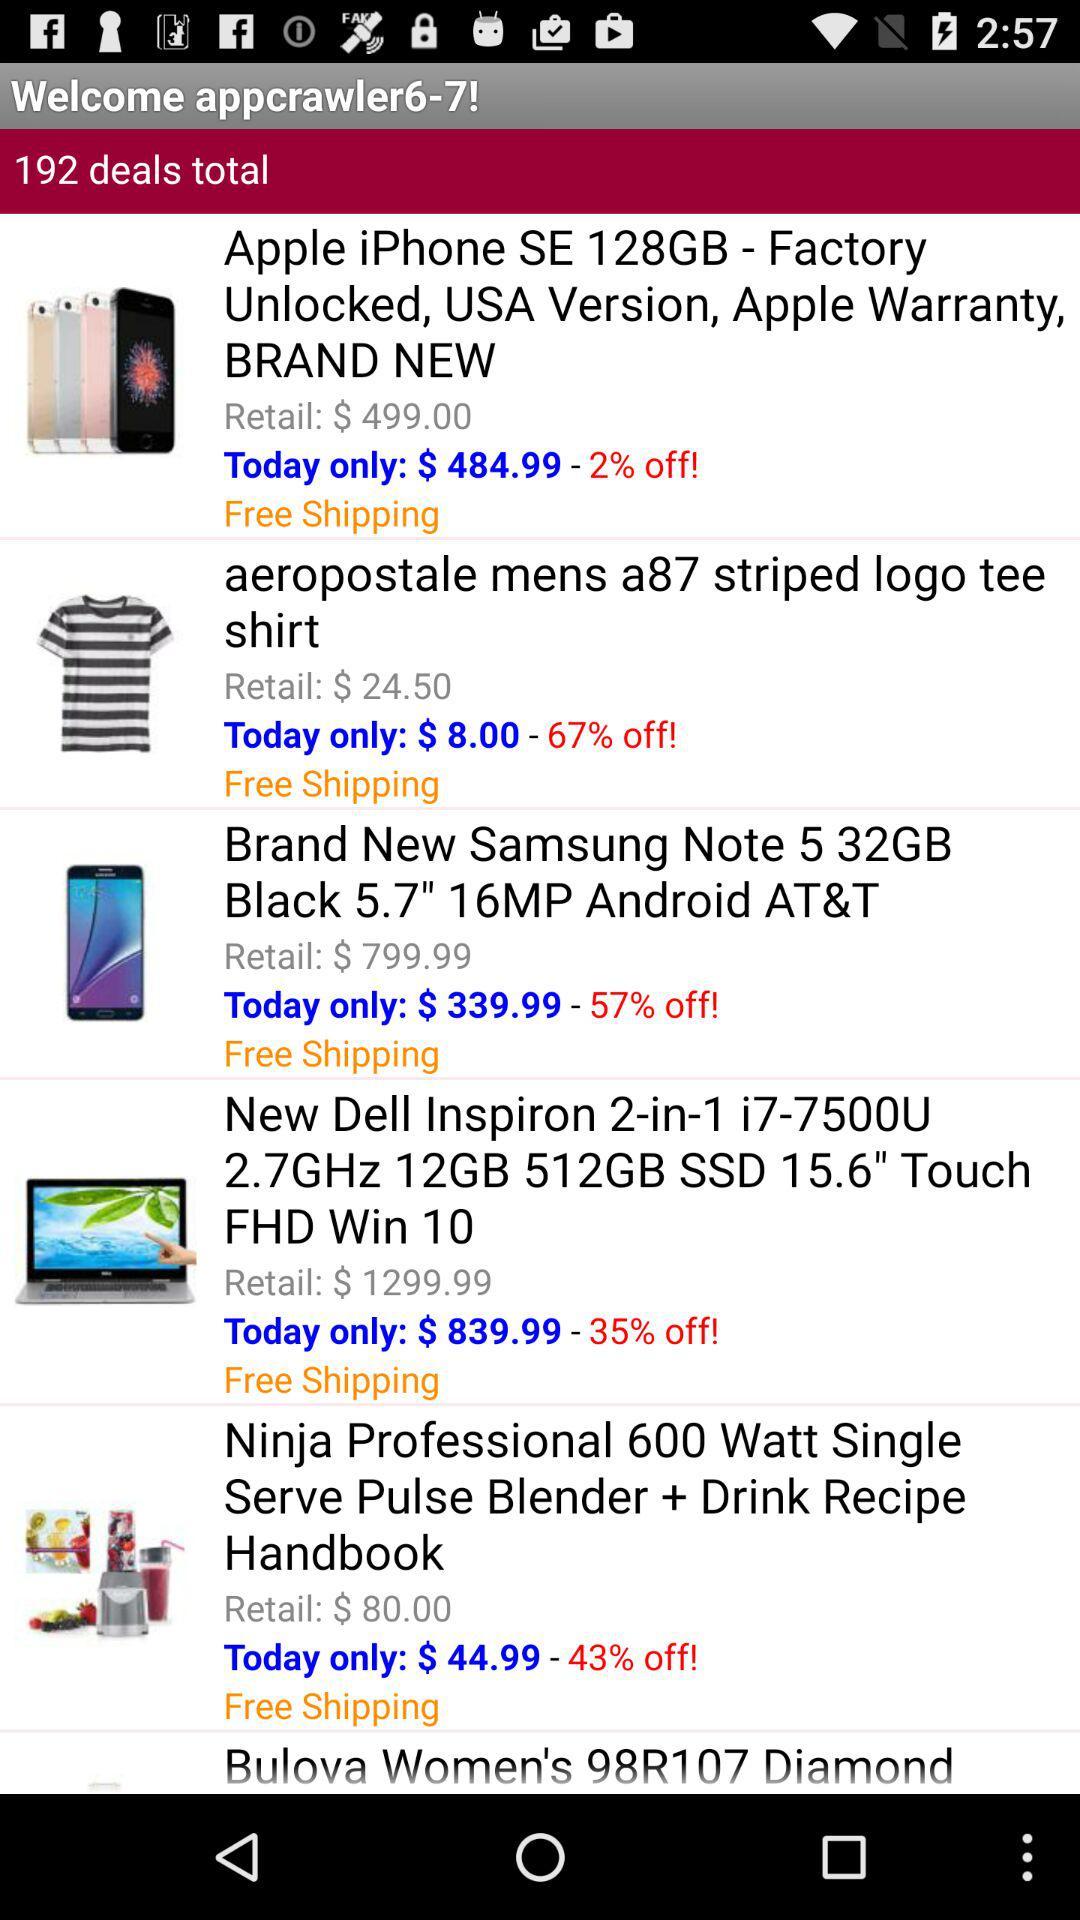  What do you see at coordinates (532, 732) in the screenshot?
I see `item above brand new samsung` at bounding box center [532, 732].